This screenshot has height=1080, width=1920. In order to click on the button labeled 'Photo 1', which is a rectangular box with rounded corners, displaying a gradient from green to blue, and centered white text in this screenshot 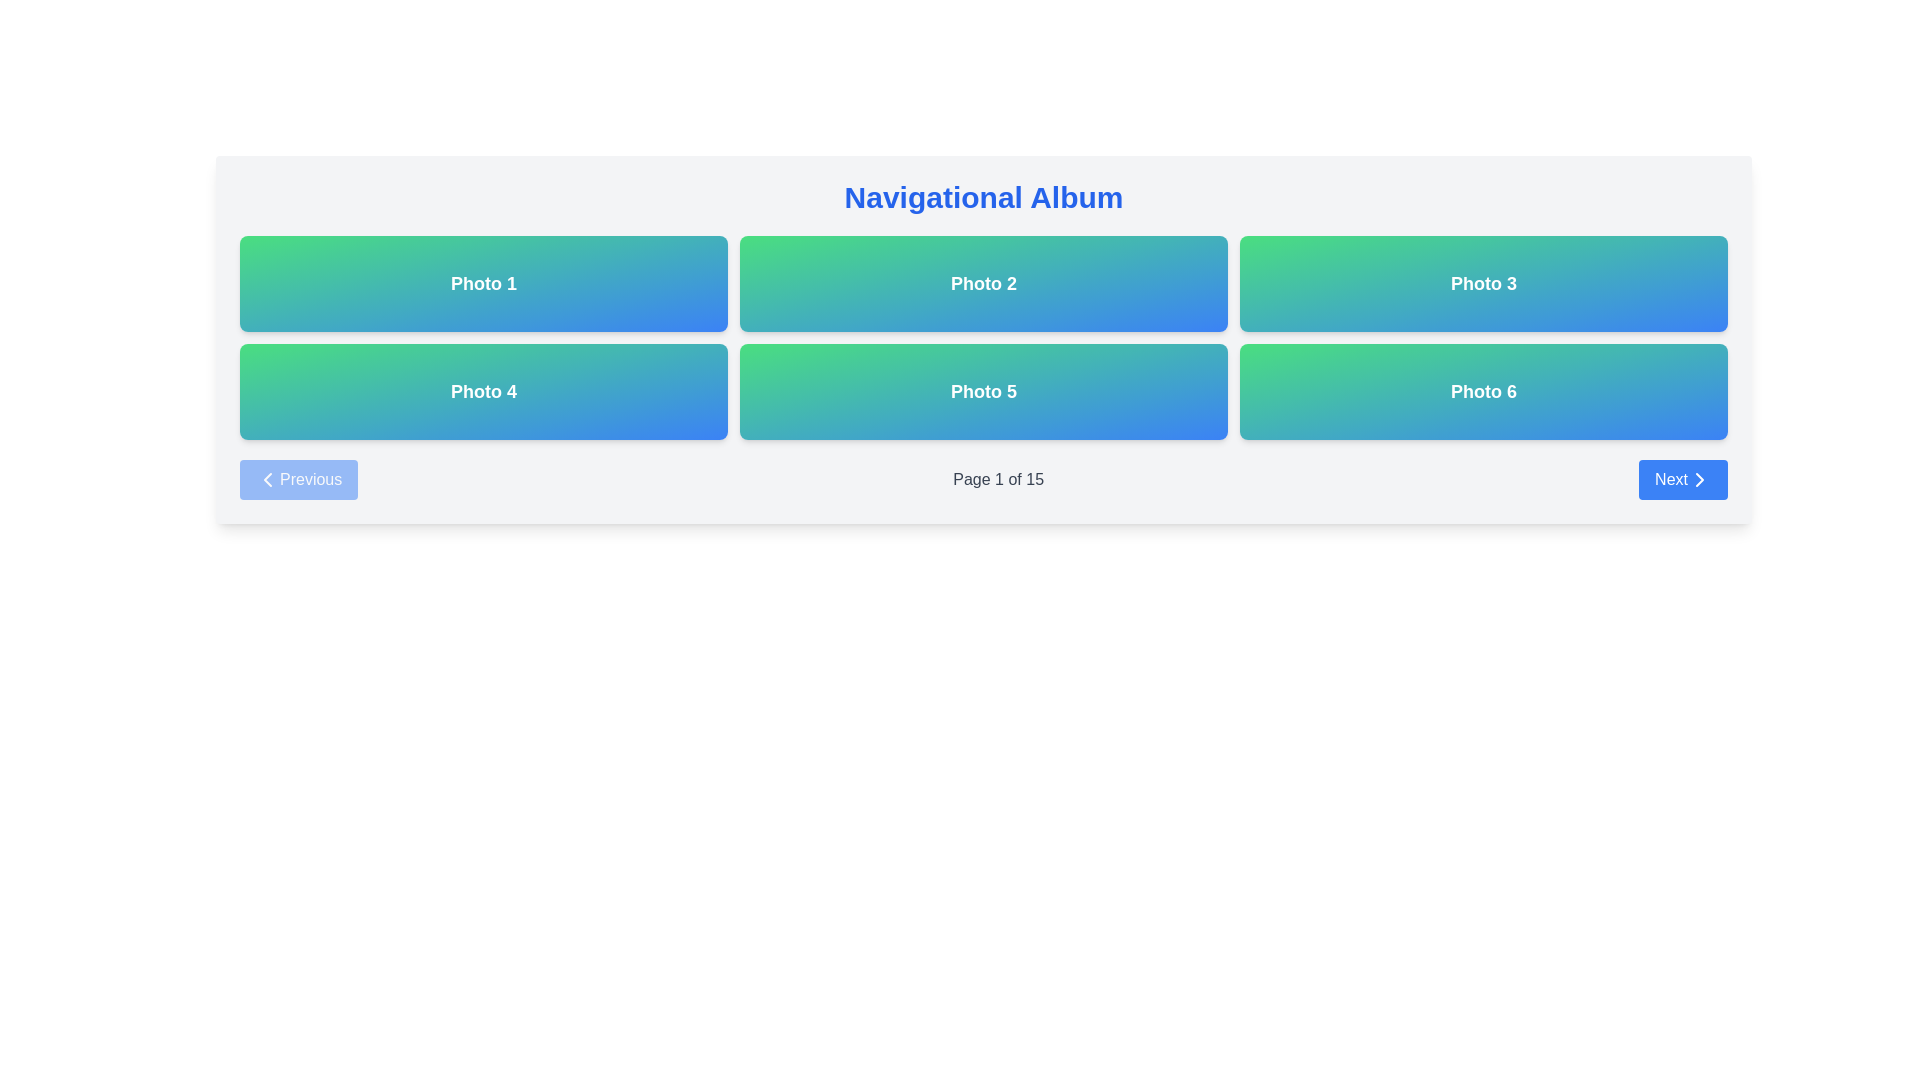, I will do `click(484, 284)`.